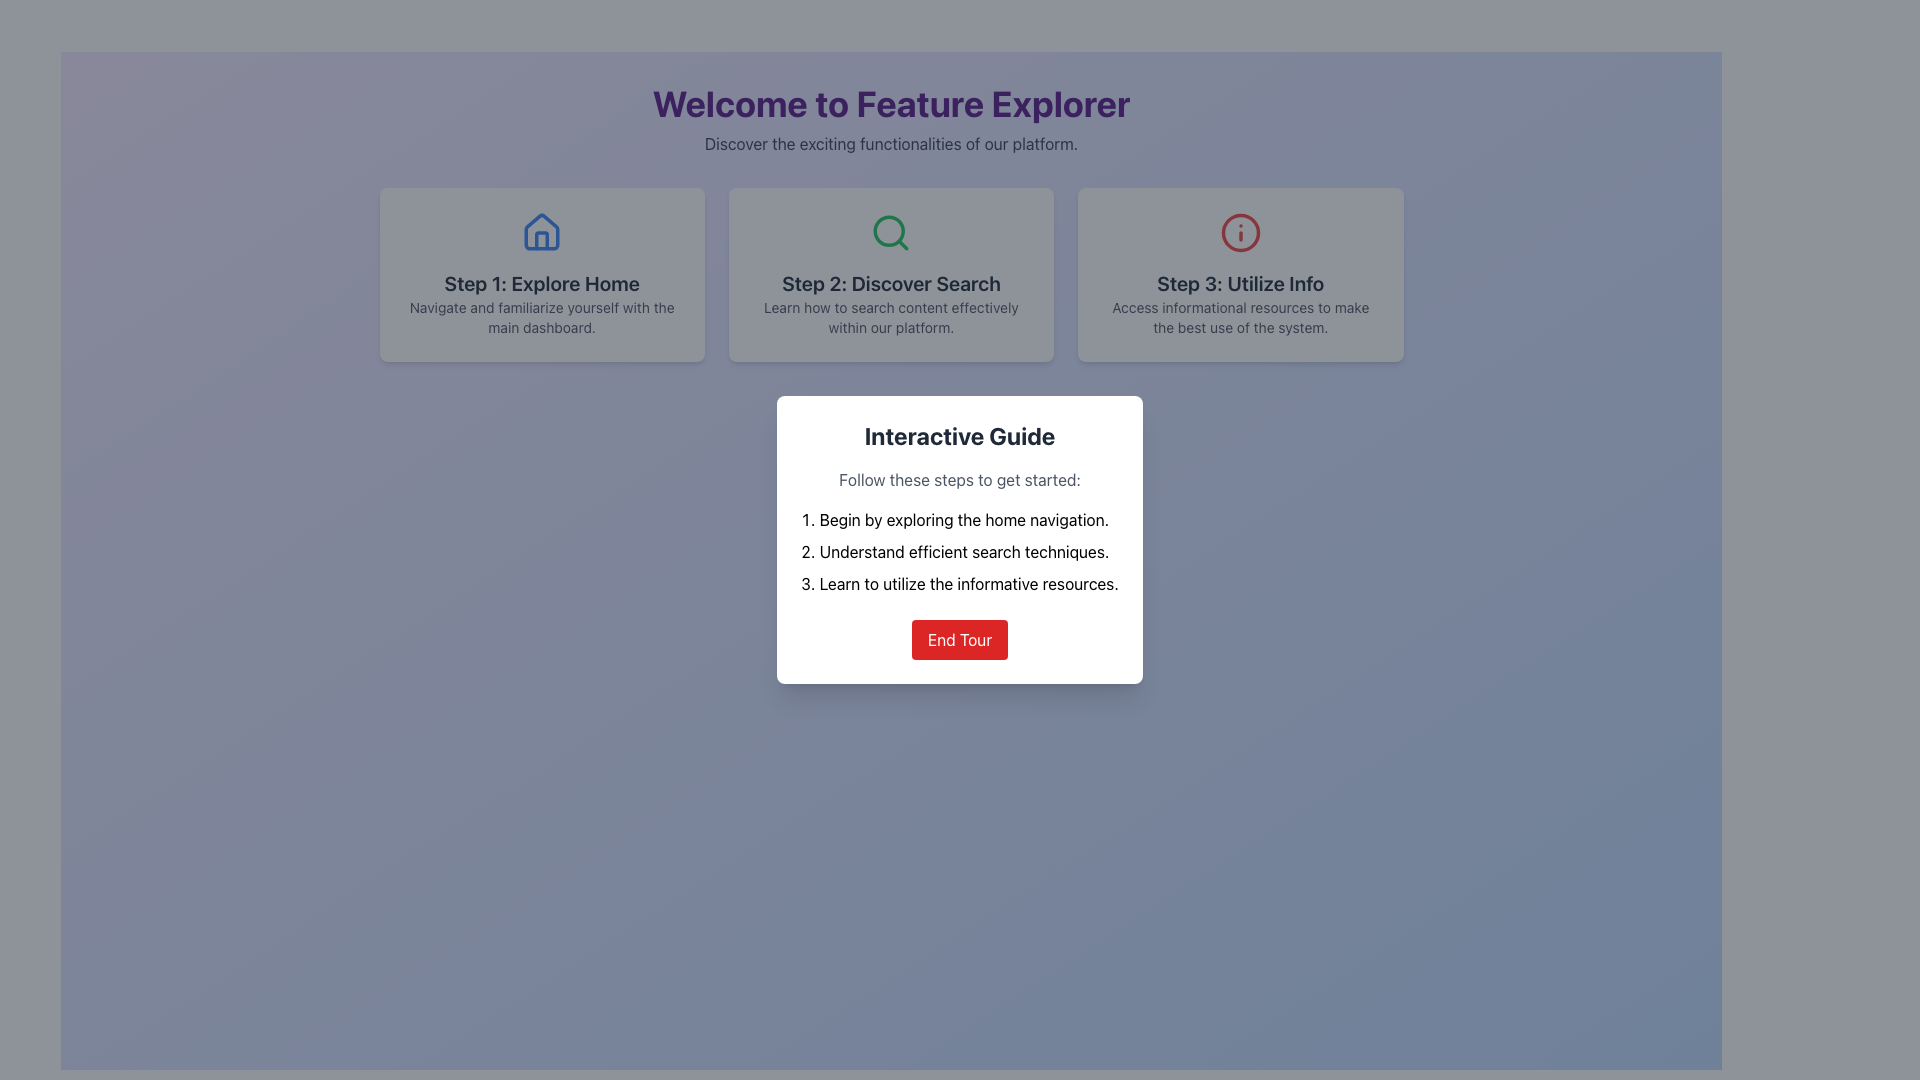 The image size is (1920, 1080). What do you see at coordinates (542, 284) in the screenshot?
I see `the text label displaying 'Step 1: Explore Home', which is styled in bold, large dark gray font and positioned within a white card below a house icon` at bounding box center [542, 284].